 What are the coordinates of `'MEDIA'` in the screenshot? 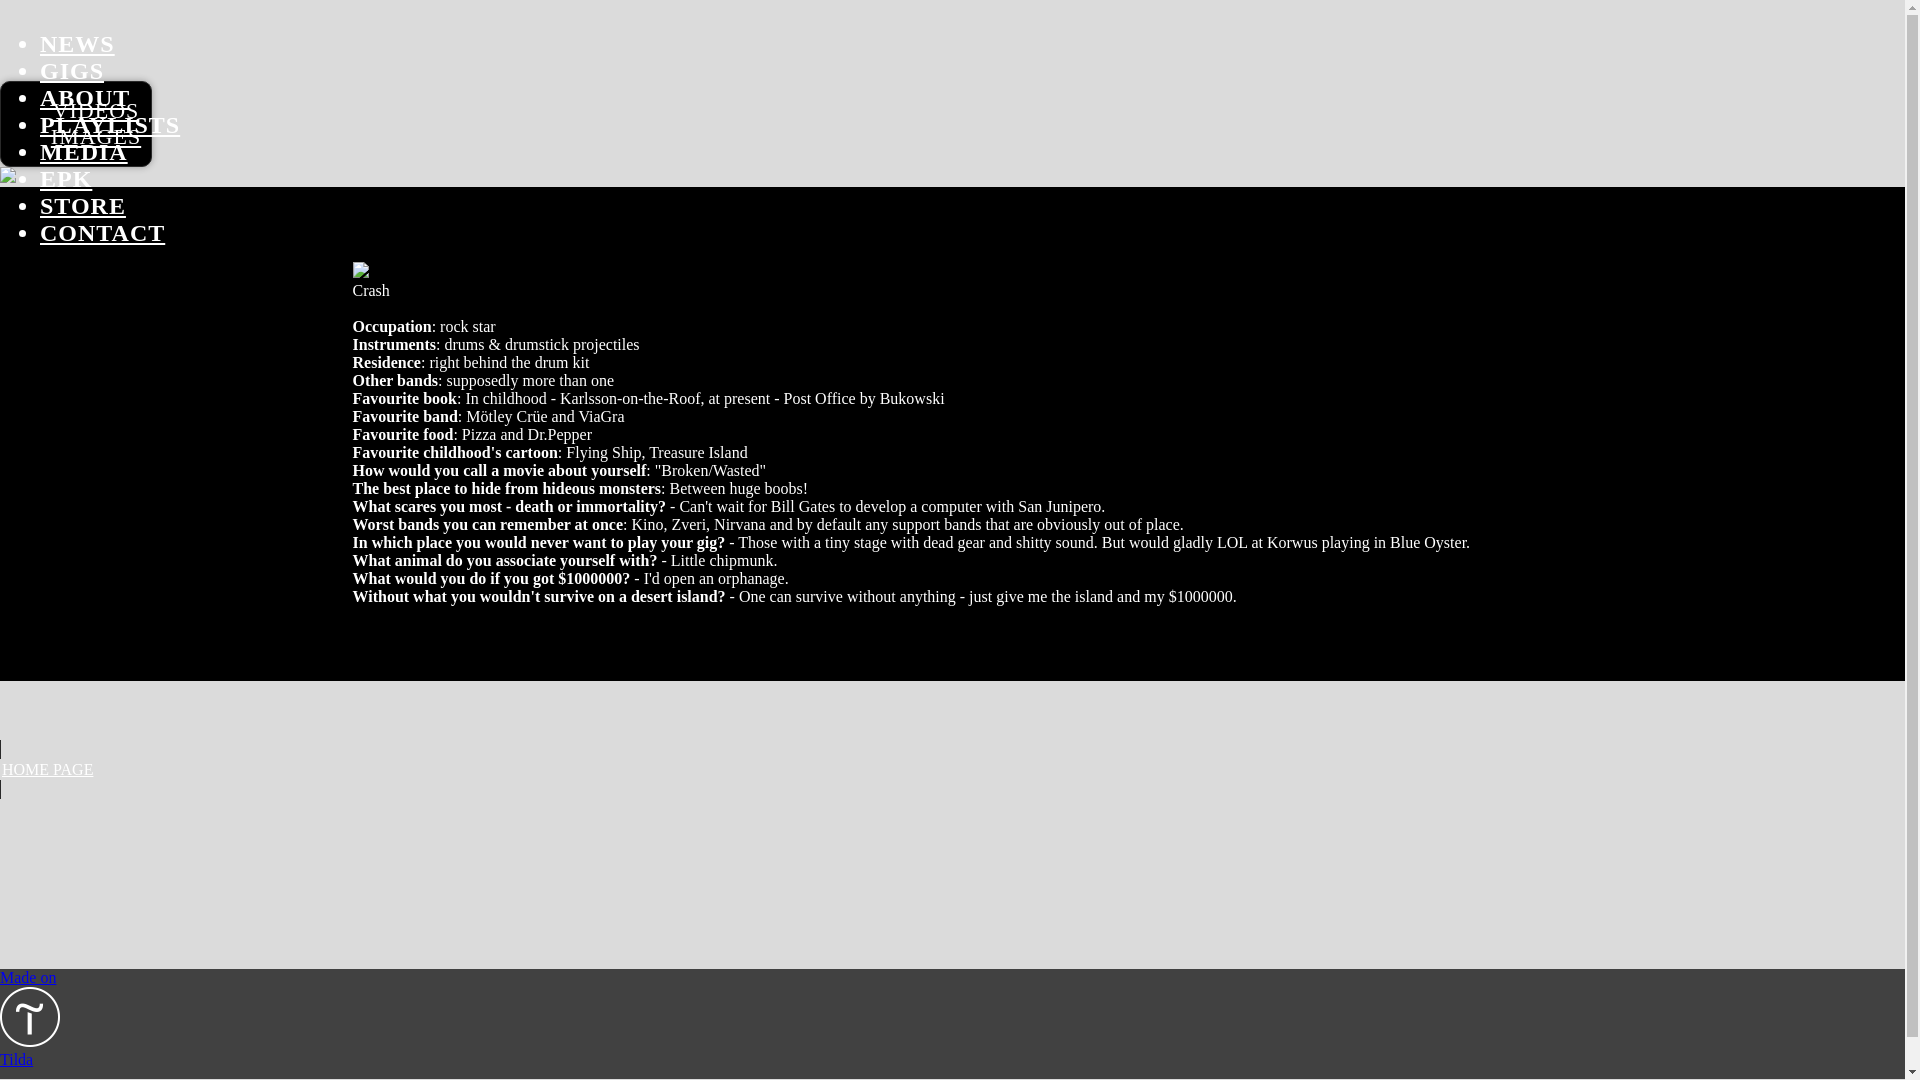 It's located at (39, 150).